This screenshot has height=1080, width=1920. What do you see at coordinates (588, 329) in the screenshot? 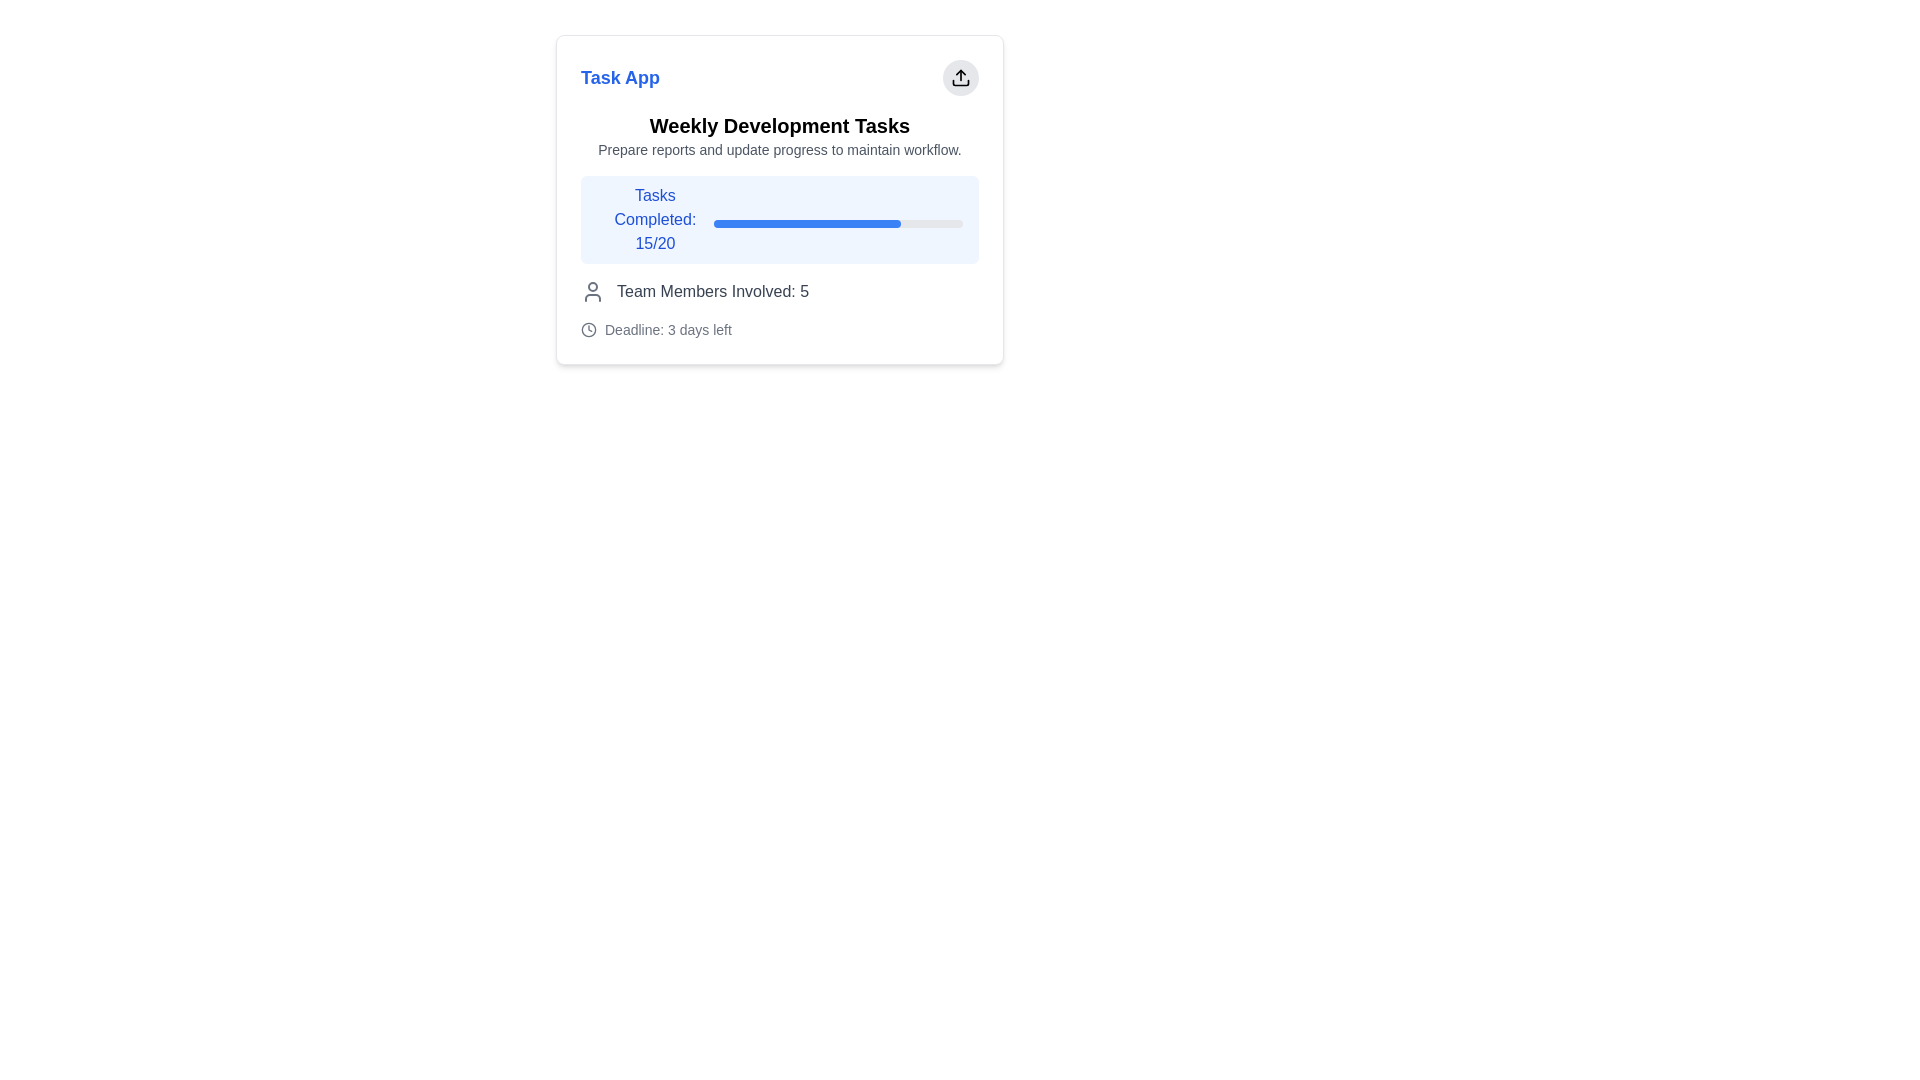
I see `the SVG Circle Element that represents the outline of a clock face, located in the top-right corner of the task details card` at bounding box center [588, 329].